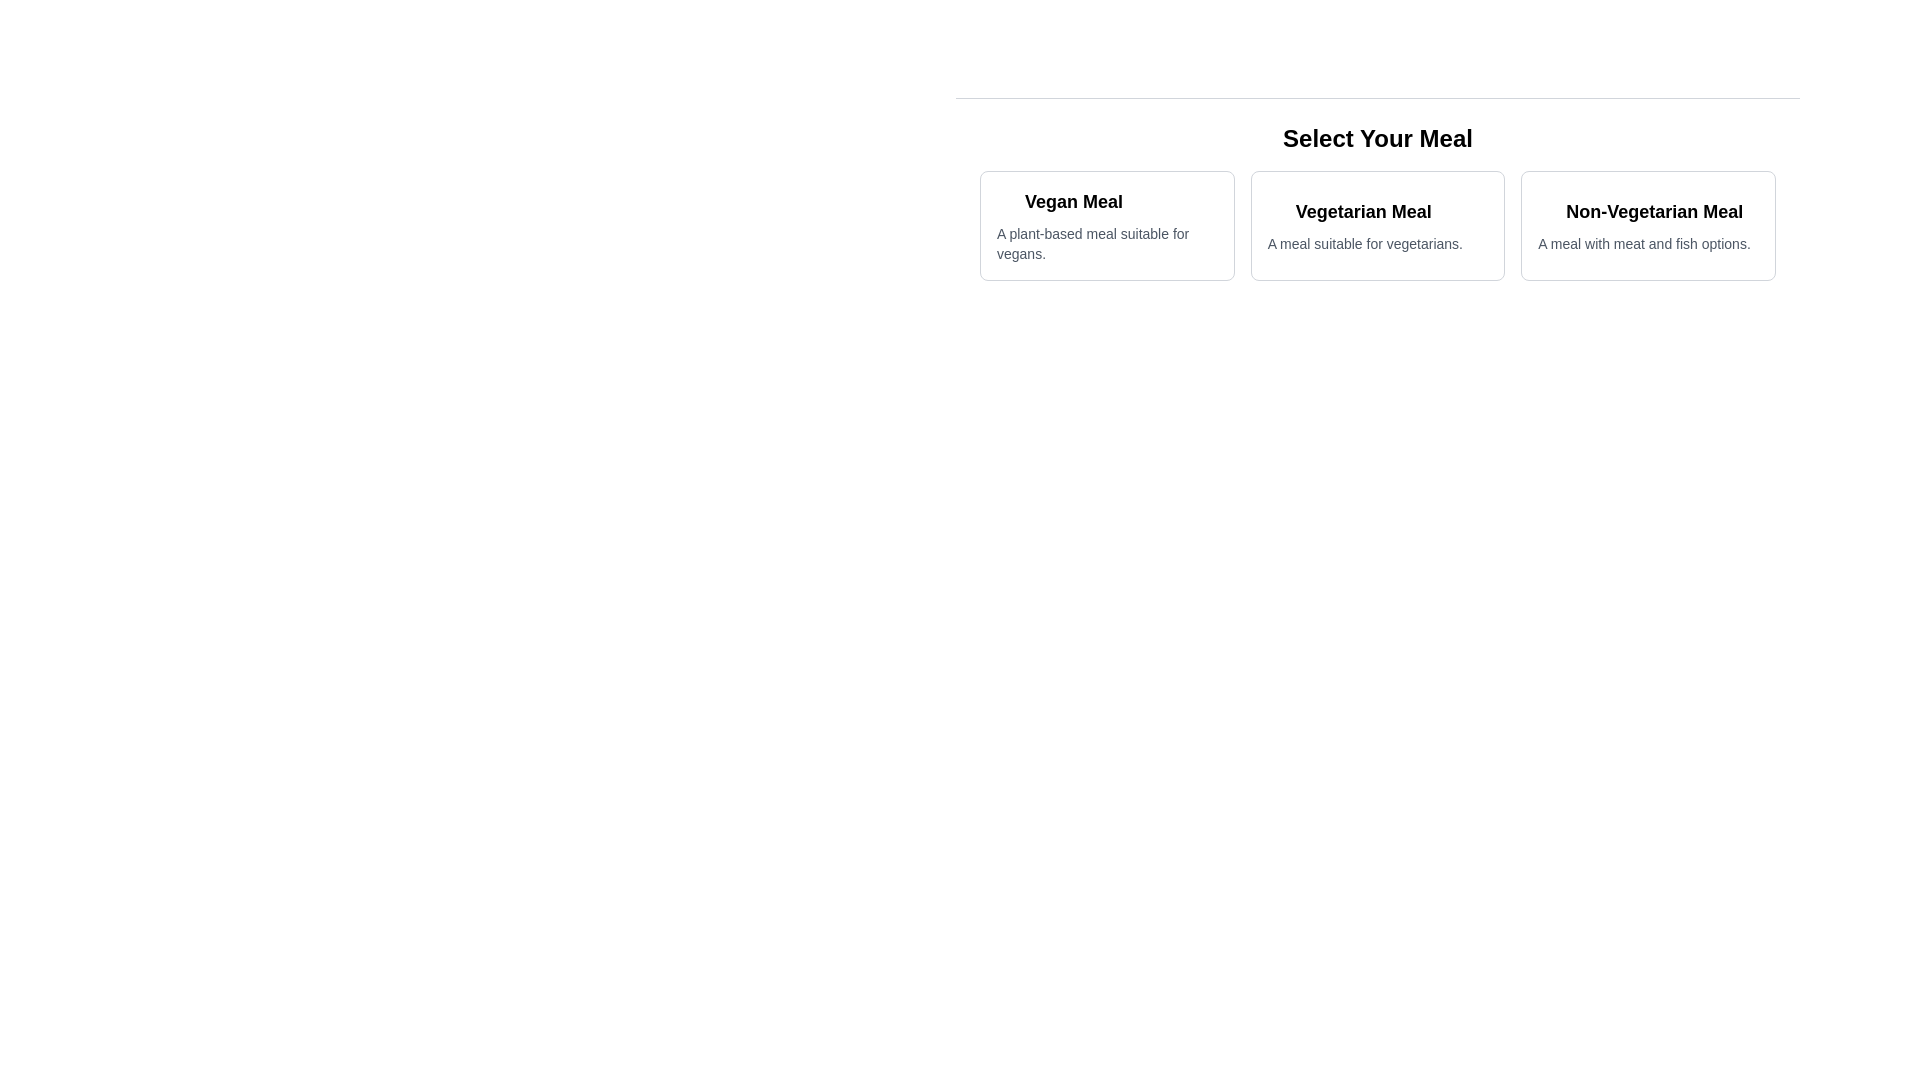 This screenshot has height=1080, width=1920. Describe the element at coordinates (1362, 212) in the screenshot. I see `the bold heading 'Vegetarian Meal' located centrally within its selection card, which is the second card in a horizontal sequence of three` at that location.